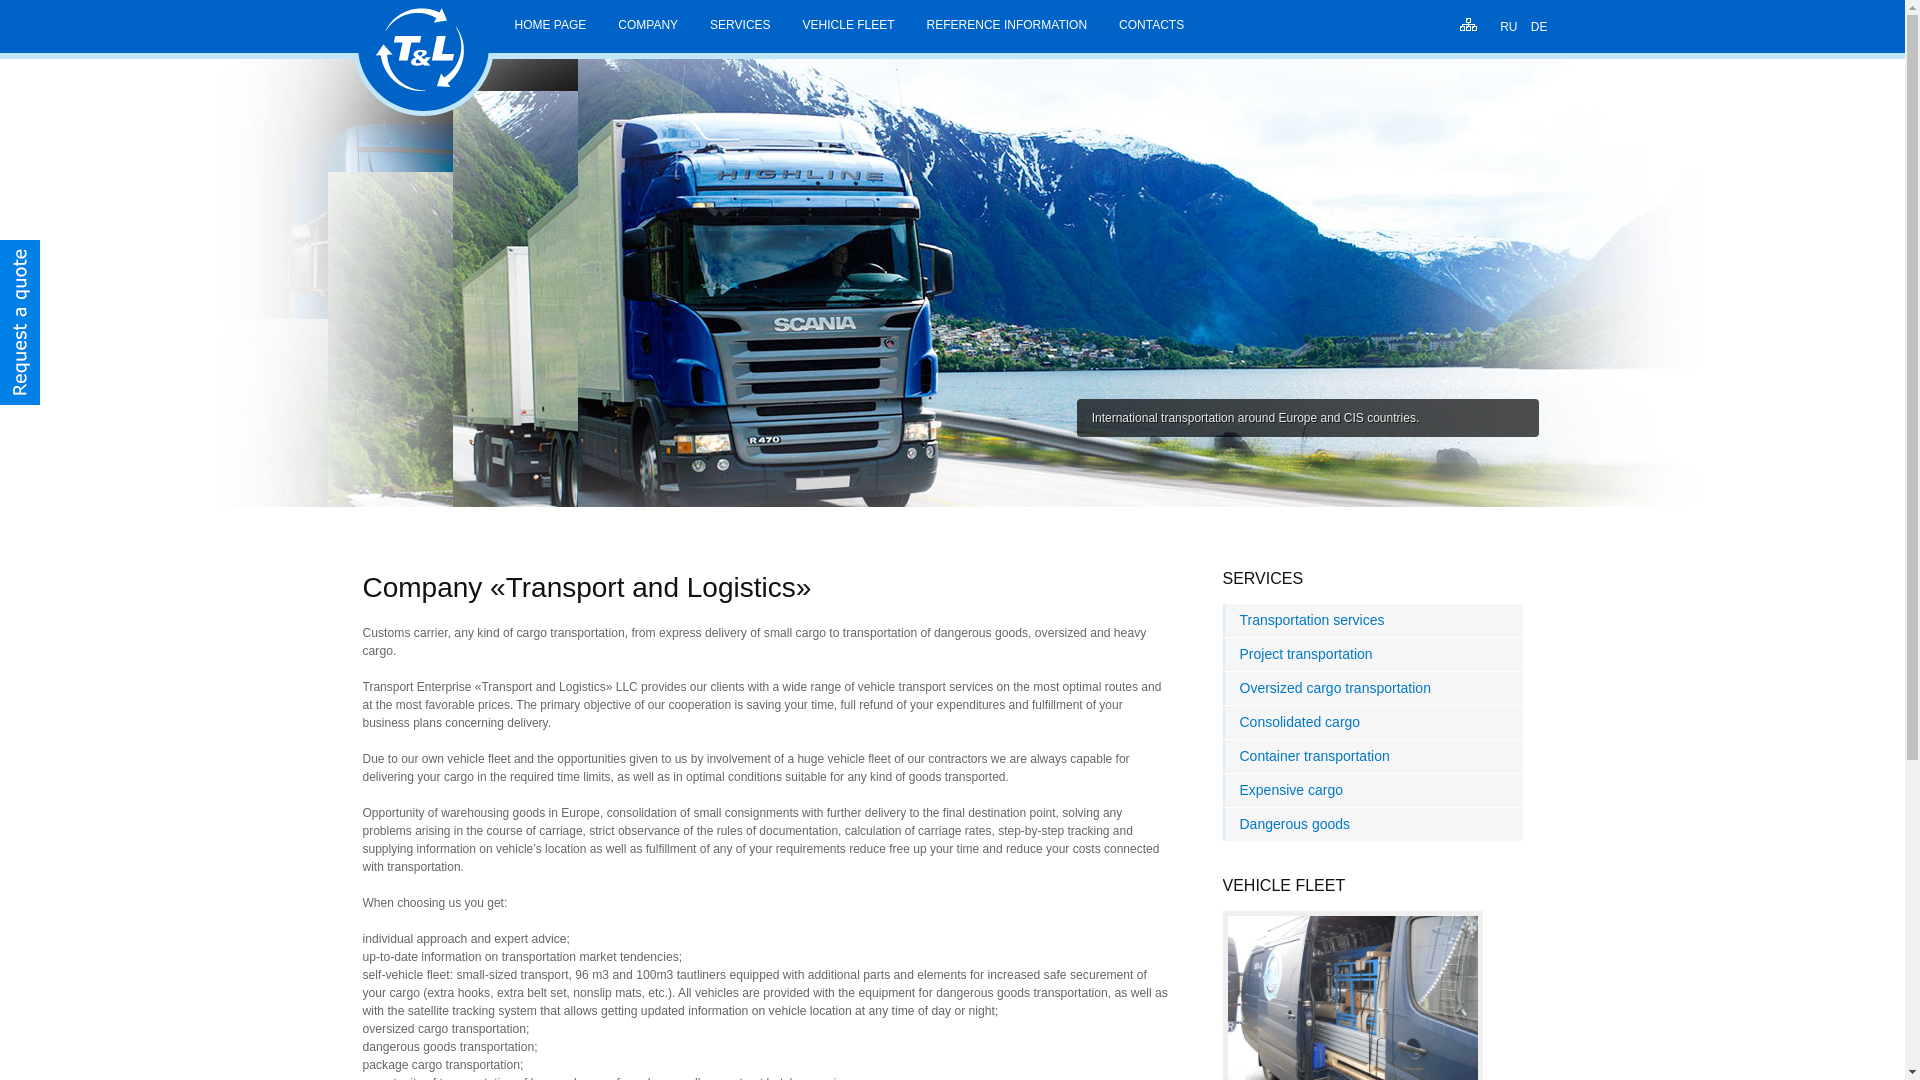 This screenshot has height=1080, width=1920. Describe the element at coordinates (607, 29) in the screenshot. I see `'COMPANY'` at that location.